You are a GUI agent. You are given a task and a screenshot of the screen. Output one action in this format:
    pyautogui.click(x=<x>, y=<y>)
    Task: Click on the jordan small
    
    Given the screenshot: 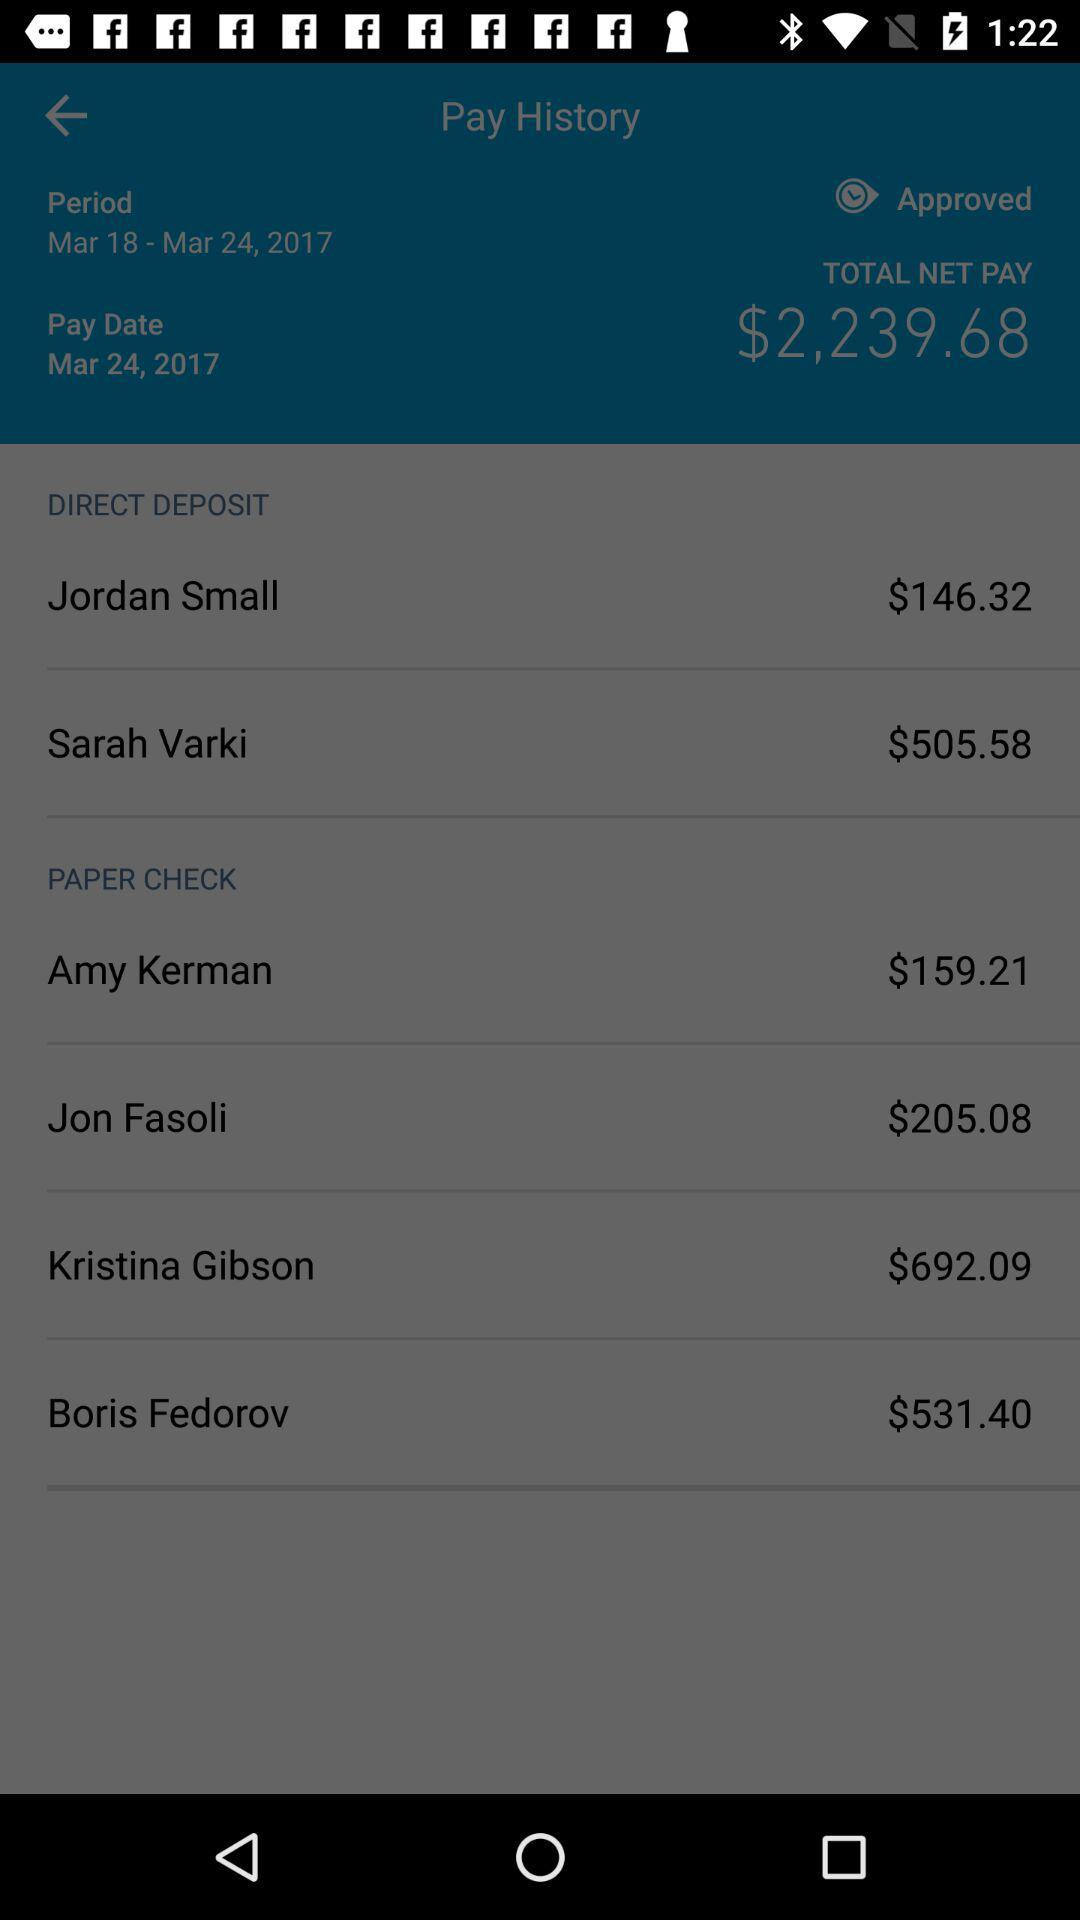 What is the action you would take?
    pyautogui.click(x=293, y=593)
    